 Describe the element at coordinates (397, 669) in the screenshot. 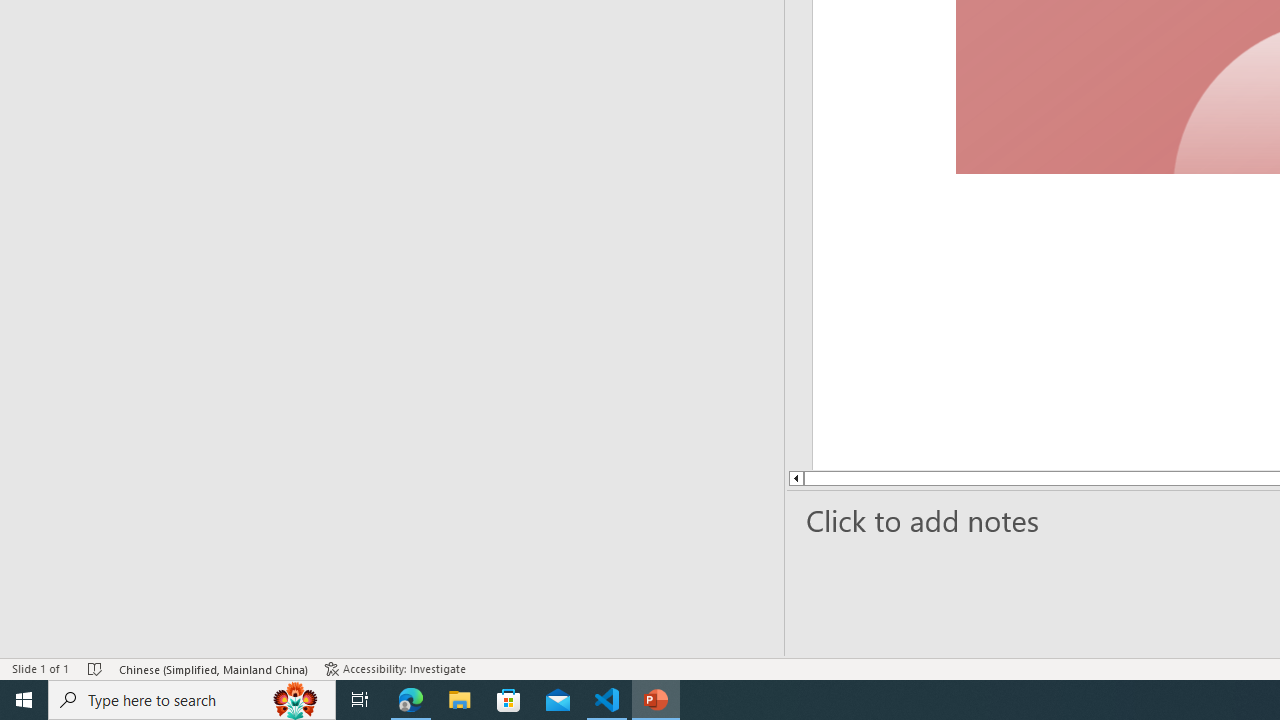

I see `'Accessibility Checker Accessibility: Investigate'` at that location.